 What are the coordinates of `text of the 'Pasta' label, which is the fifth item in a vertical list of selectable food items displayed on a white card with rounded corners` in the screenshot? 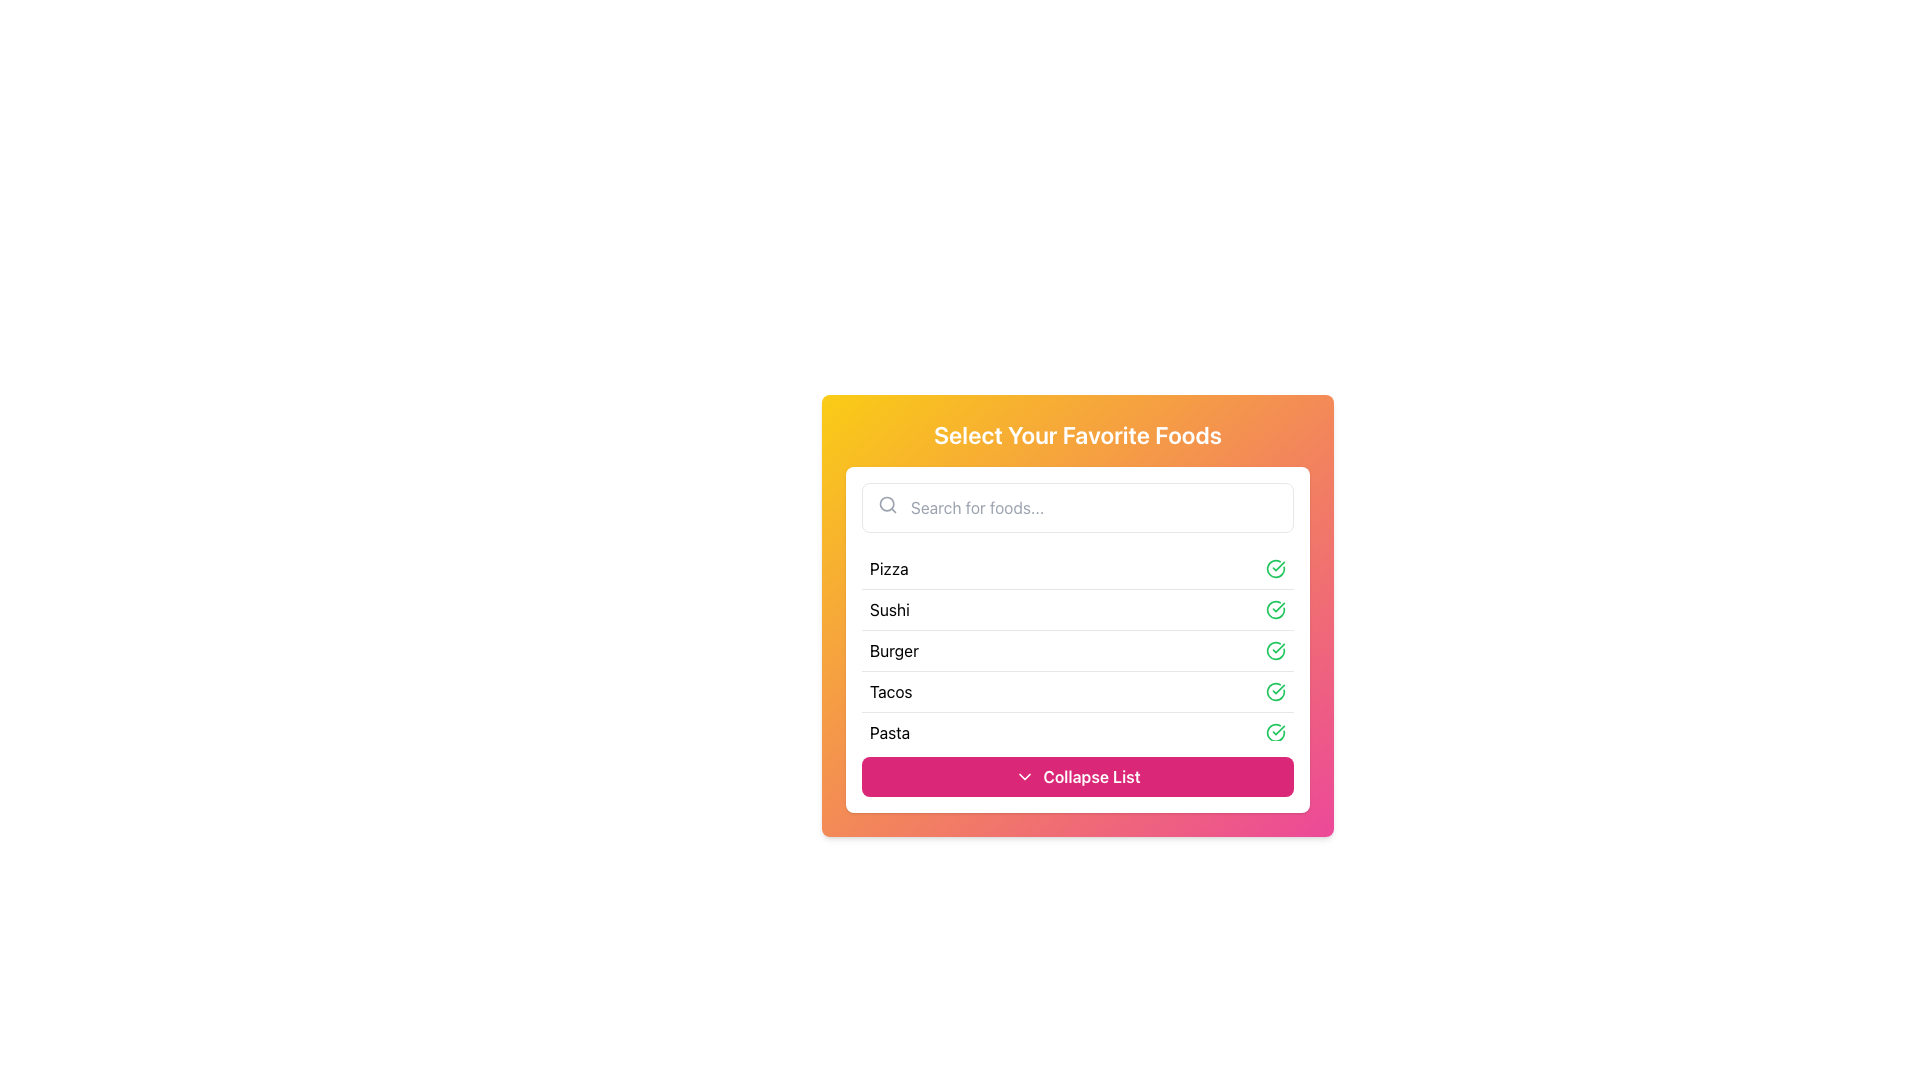 It's located at (889, 732).